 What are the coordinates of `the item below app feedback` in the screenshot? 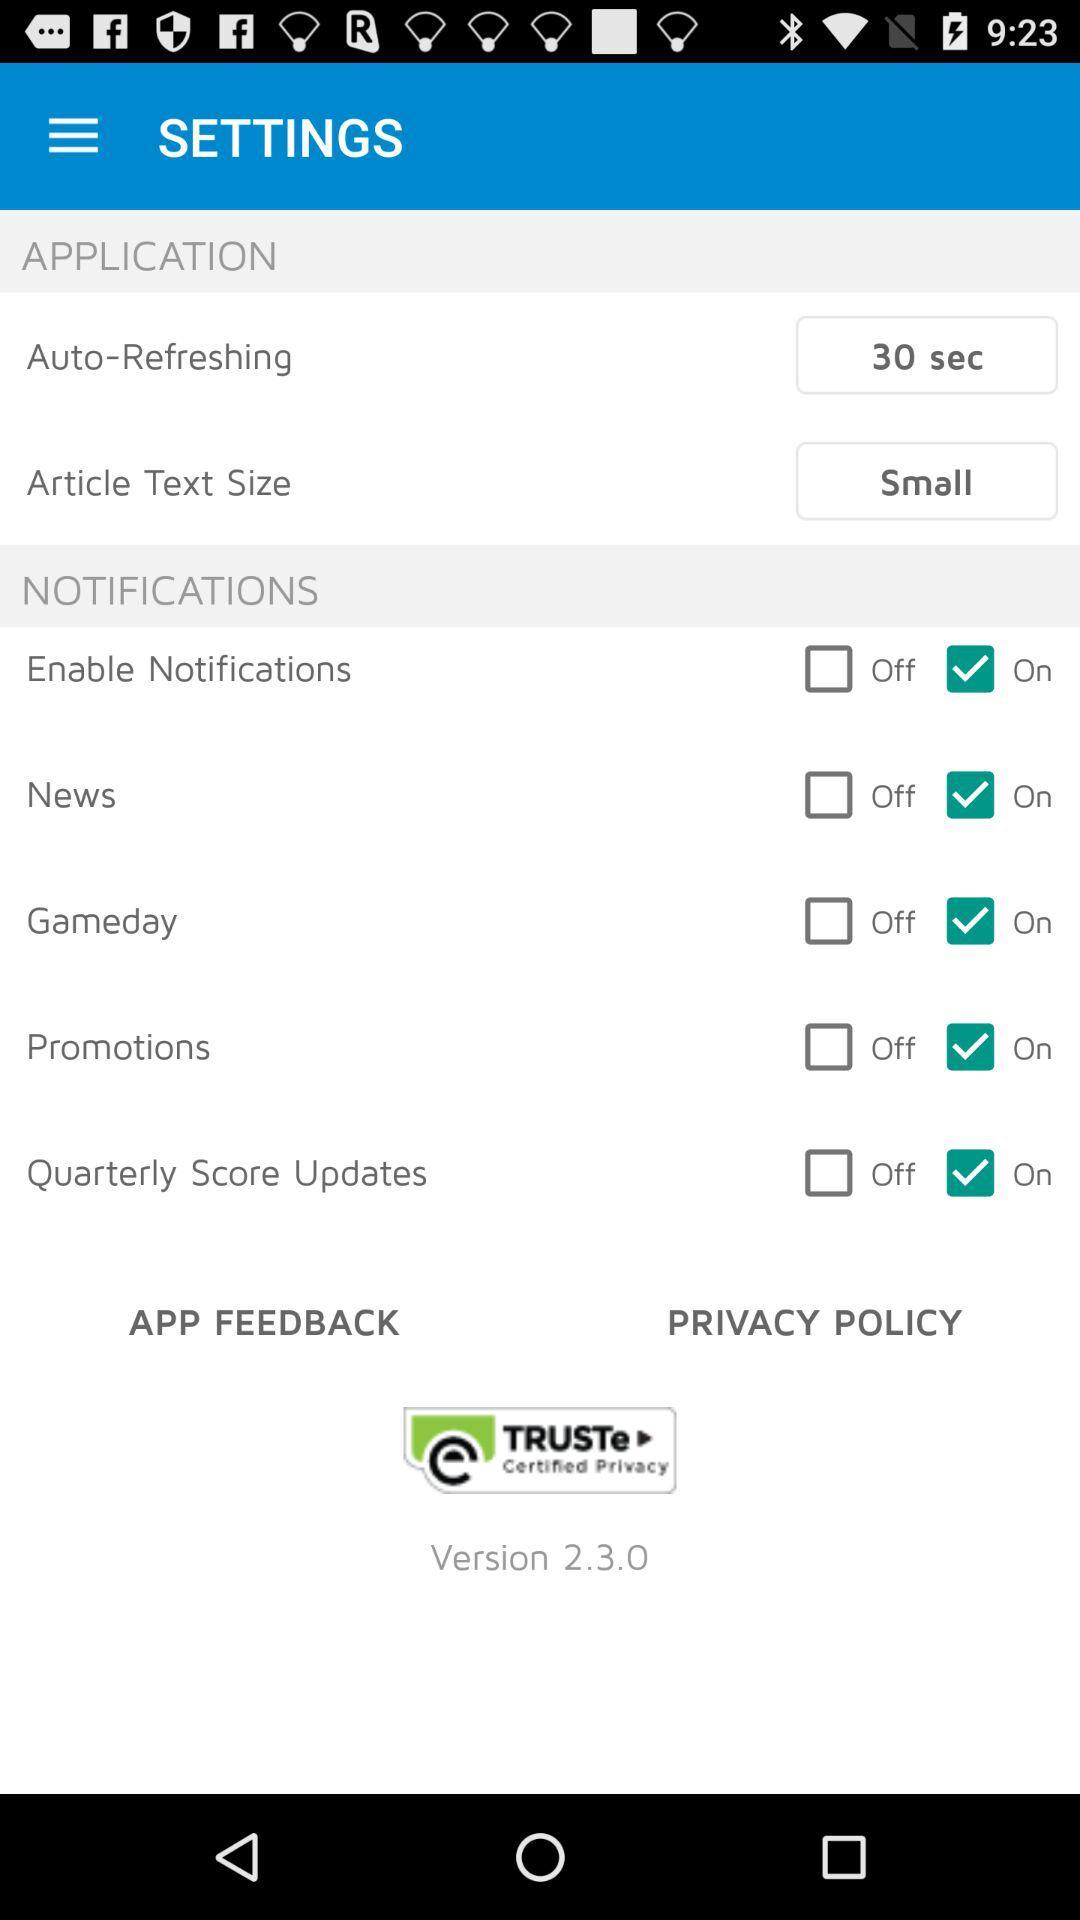 It's located at (540, 1450).